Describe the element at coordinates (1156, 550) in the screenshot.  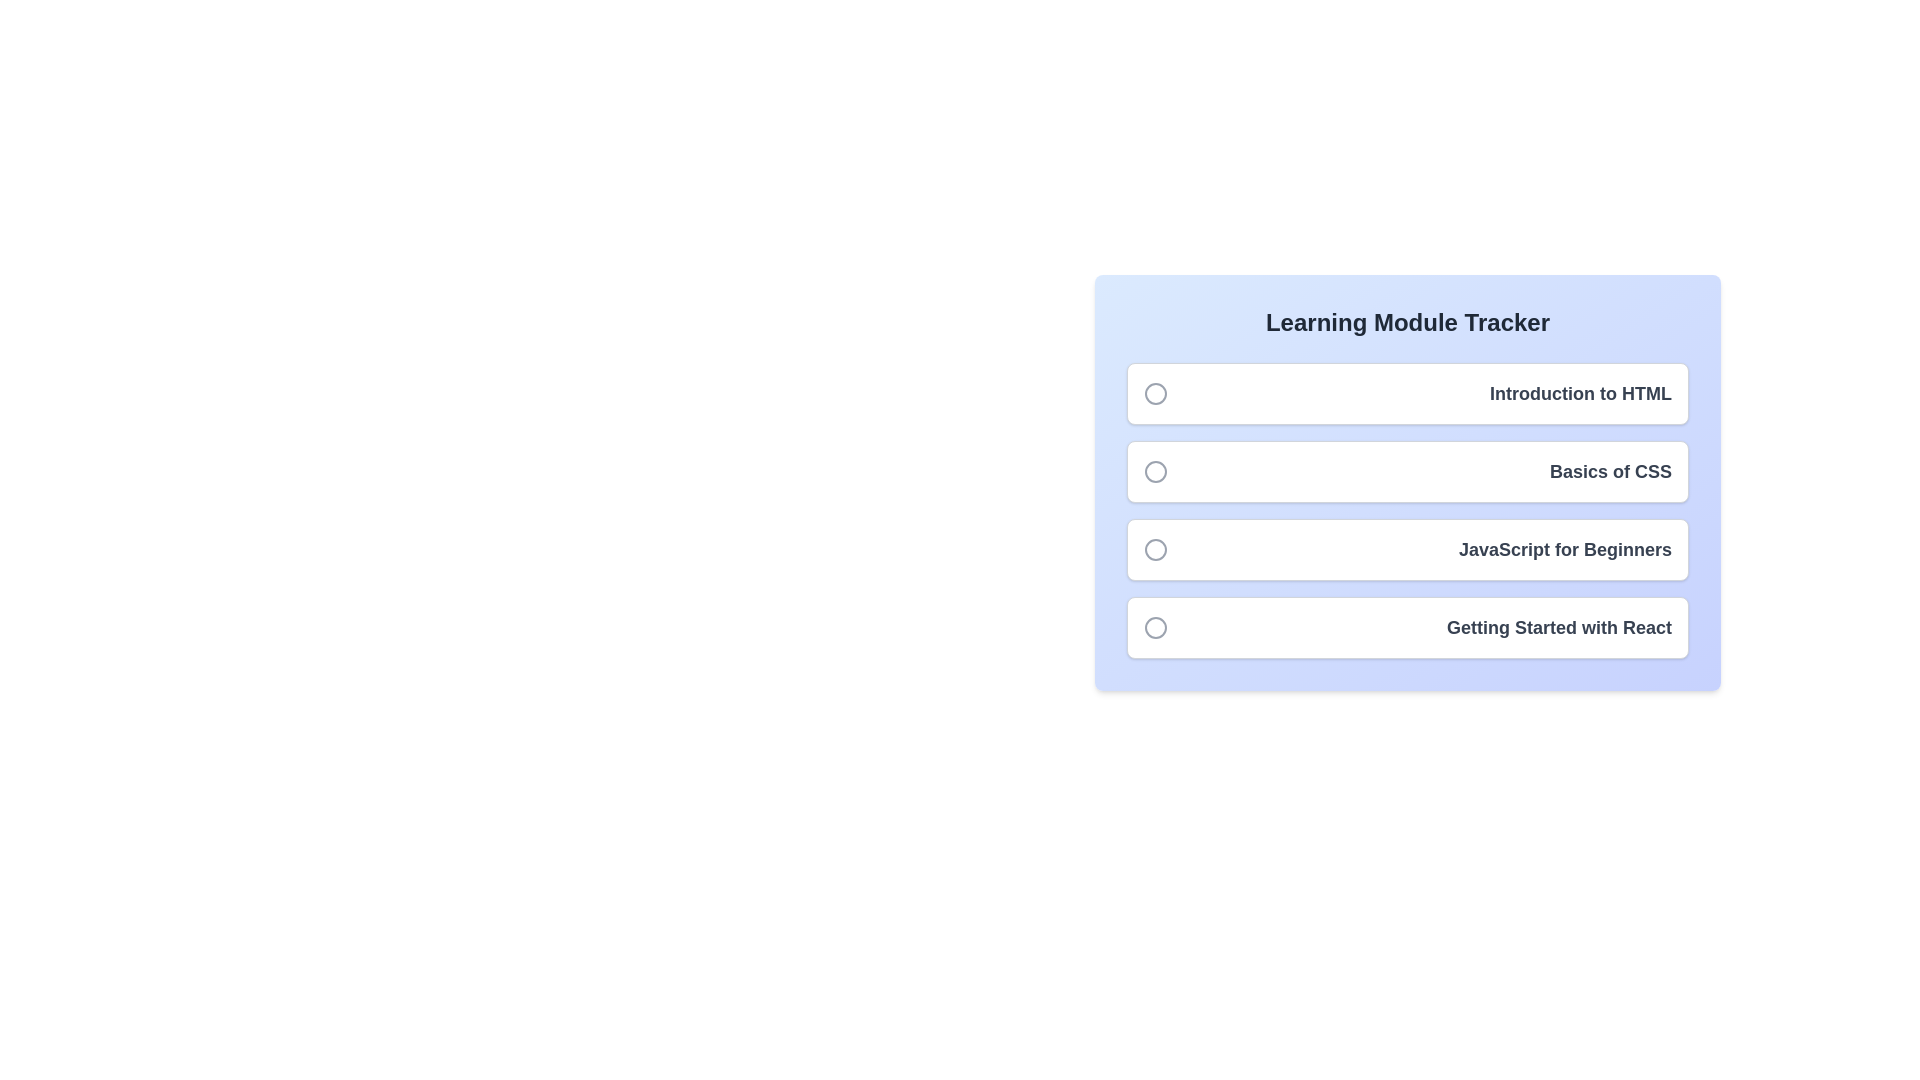
I see `the radio button indicator for the 'JavaScript for Beginners' module to receive visual feedback` at that location.